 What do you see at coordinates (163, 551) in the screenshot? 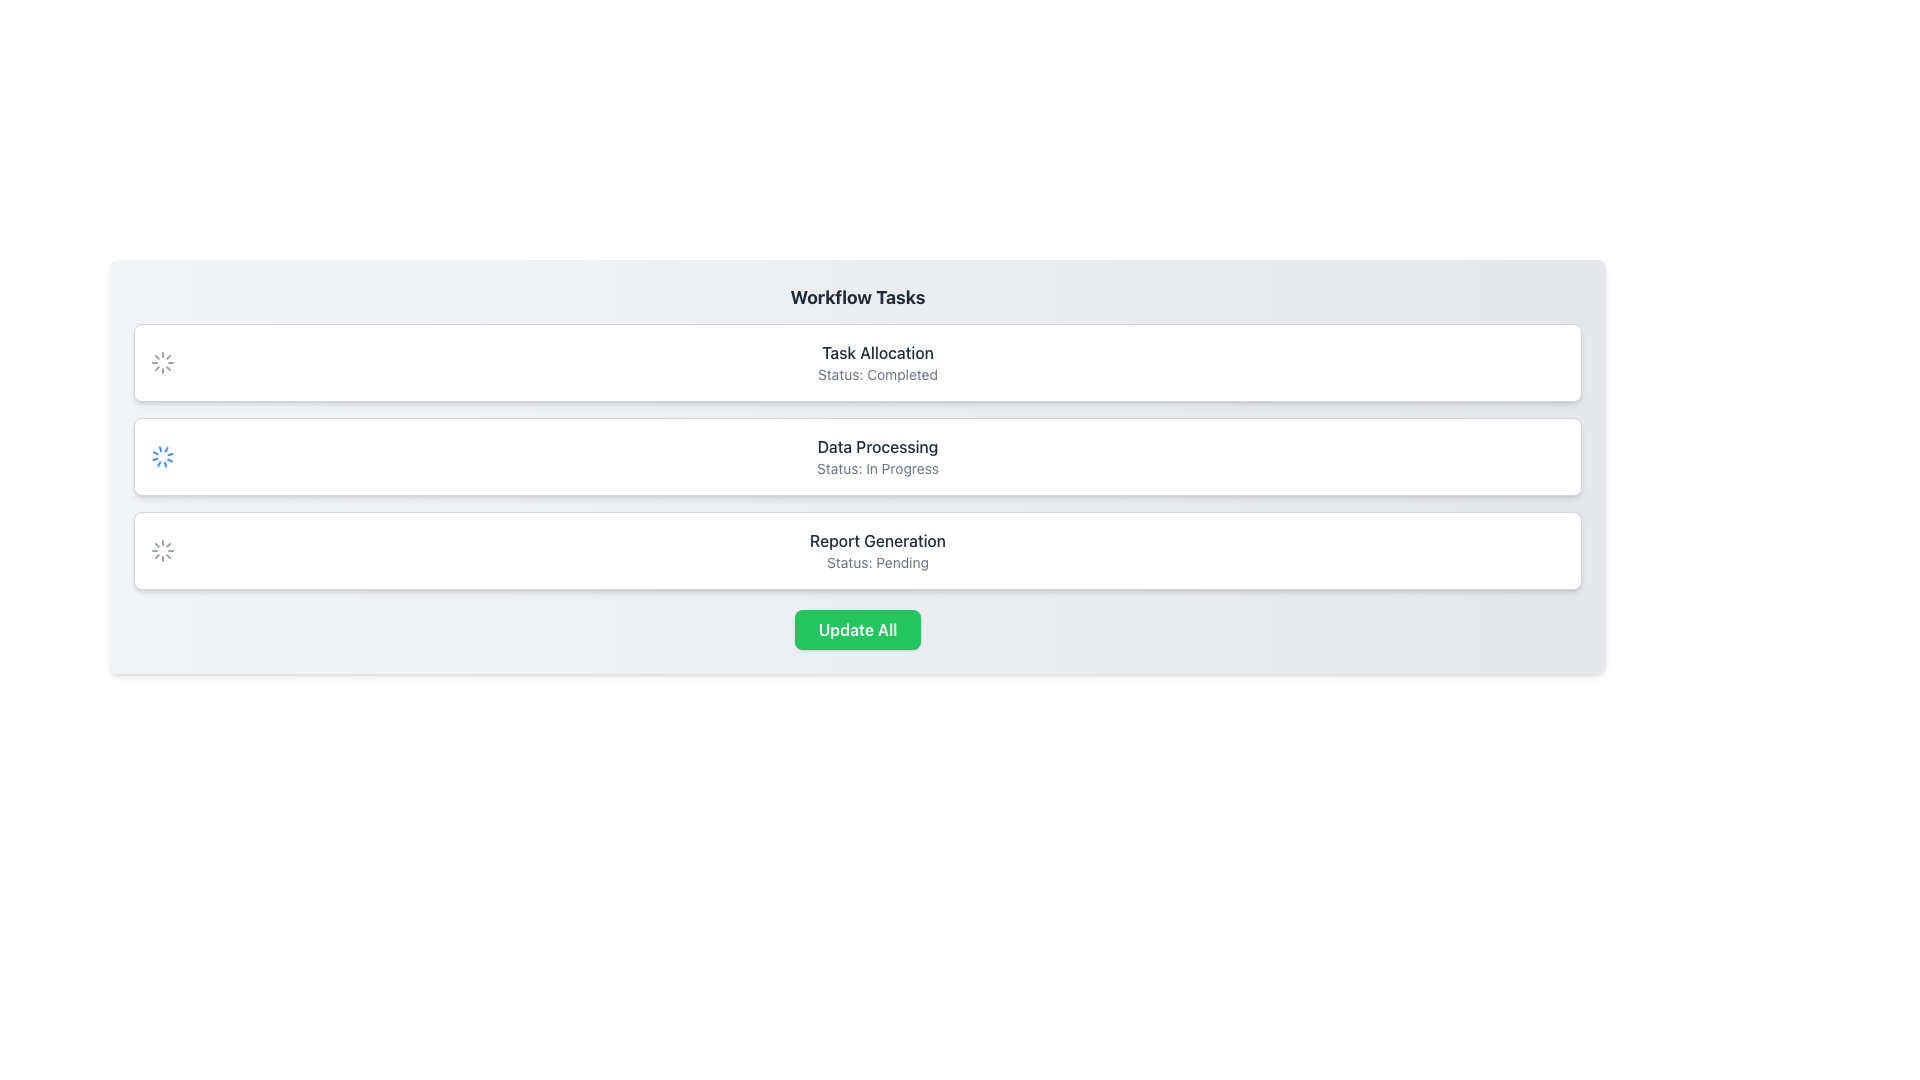
I see `the spinner icon in the 'Report Generation' task bar, indicating a loading status` at bounding box center [163, 551].